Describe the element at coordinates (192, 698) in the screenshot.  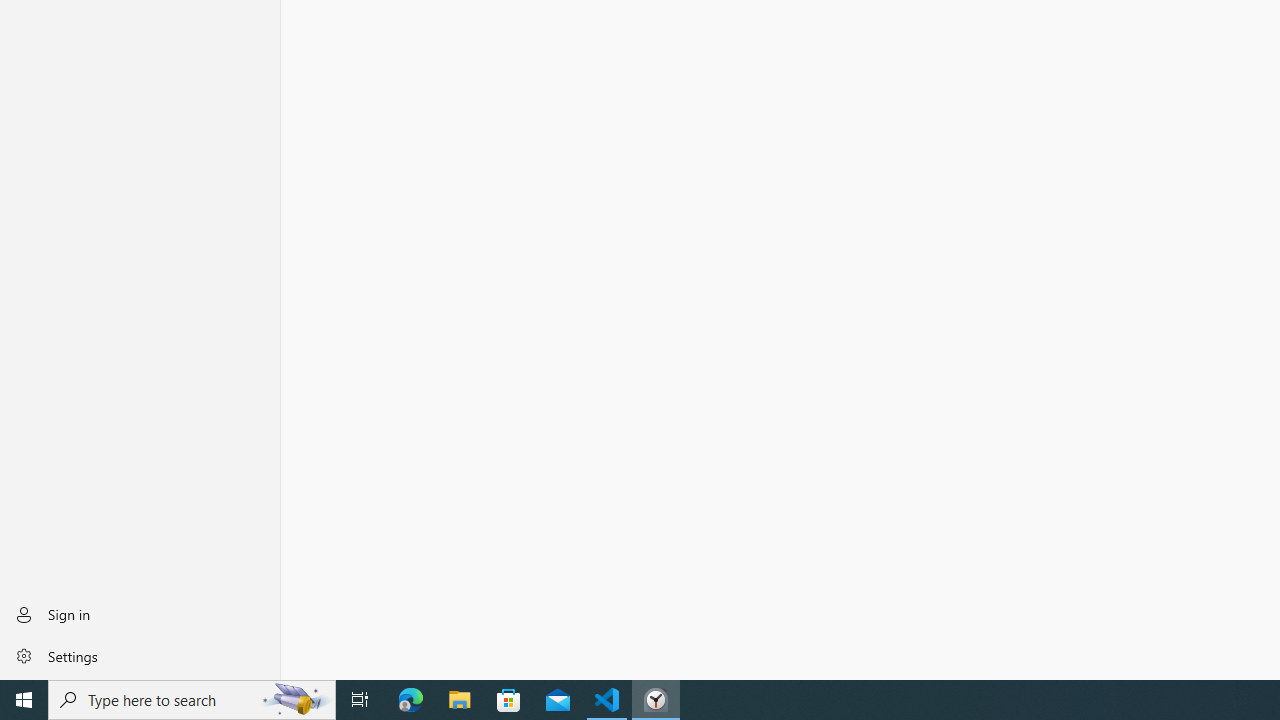
I see `'Type here to search'` at that location.